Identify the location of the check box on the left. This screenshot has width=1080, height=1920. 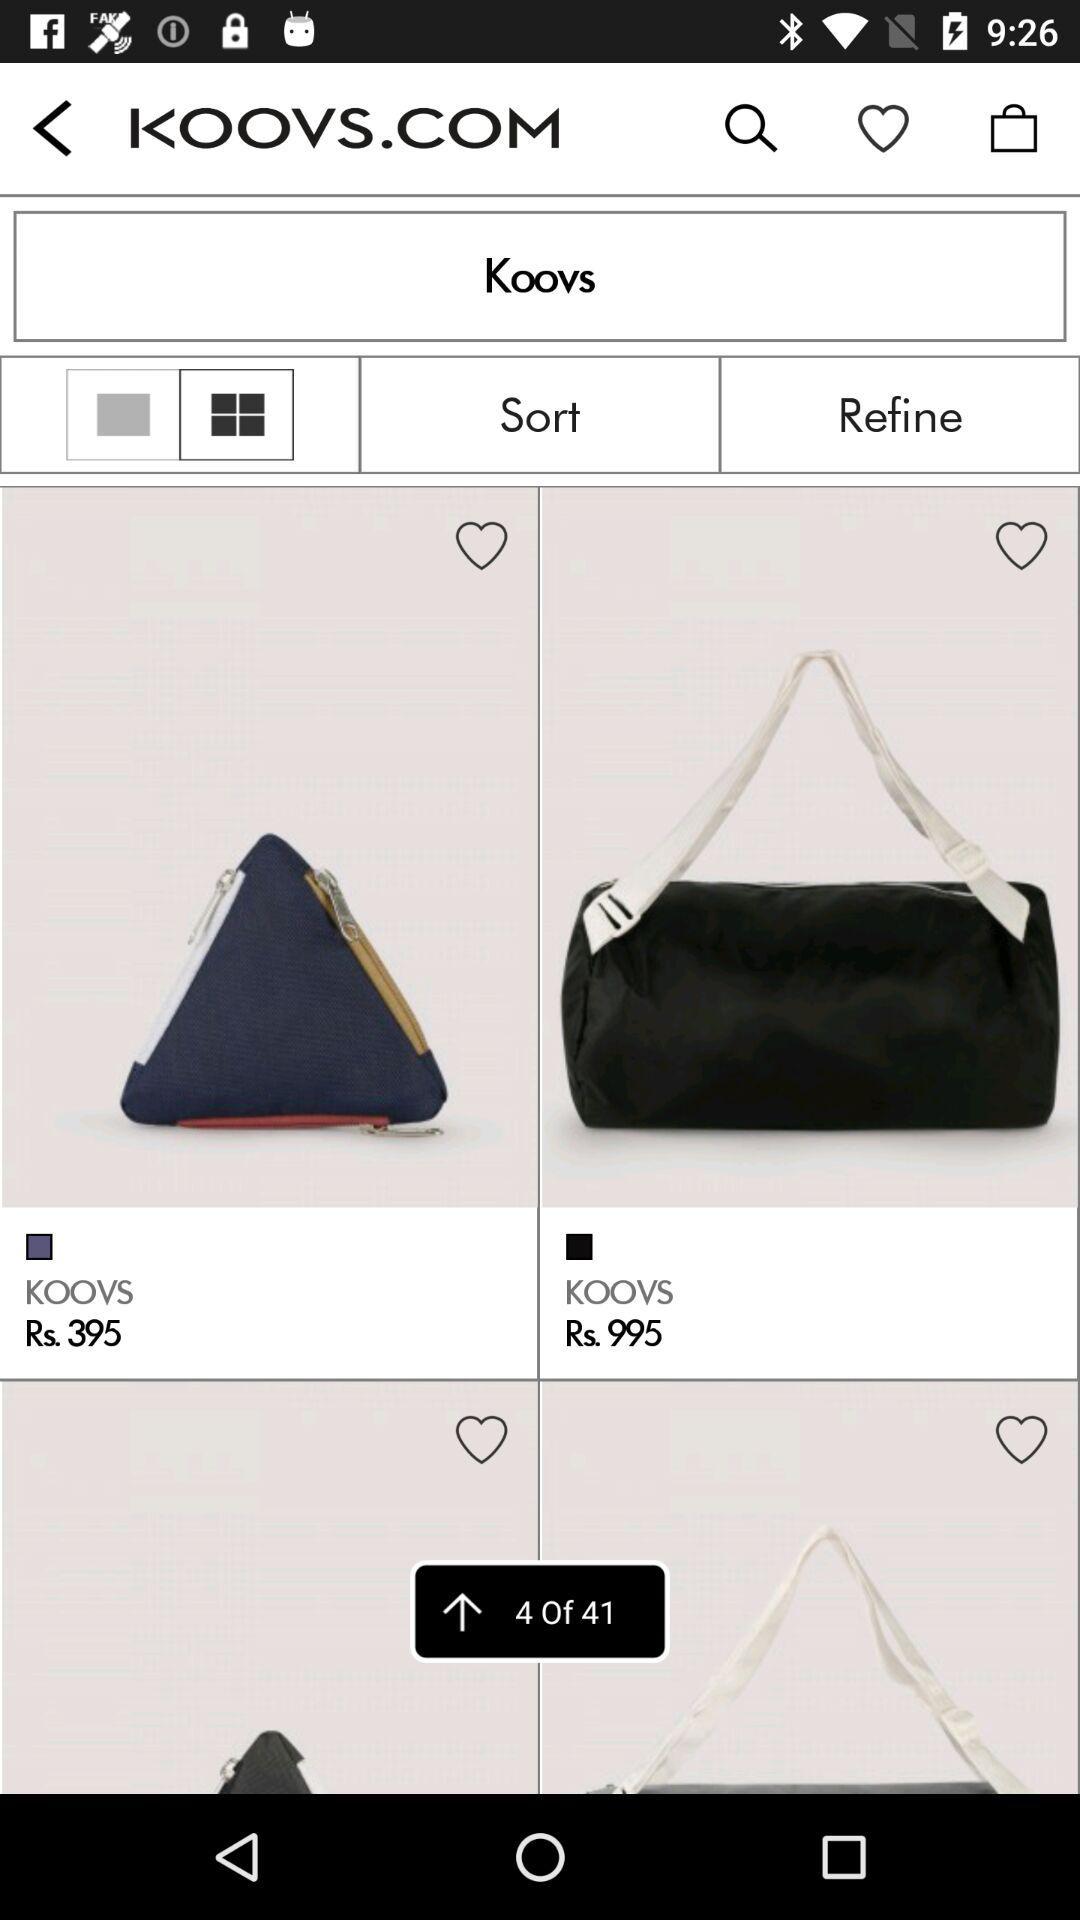
(39, 1246).